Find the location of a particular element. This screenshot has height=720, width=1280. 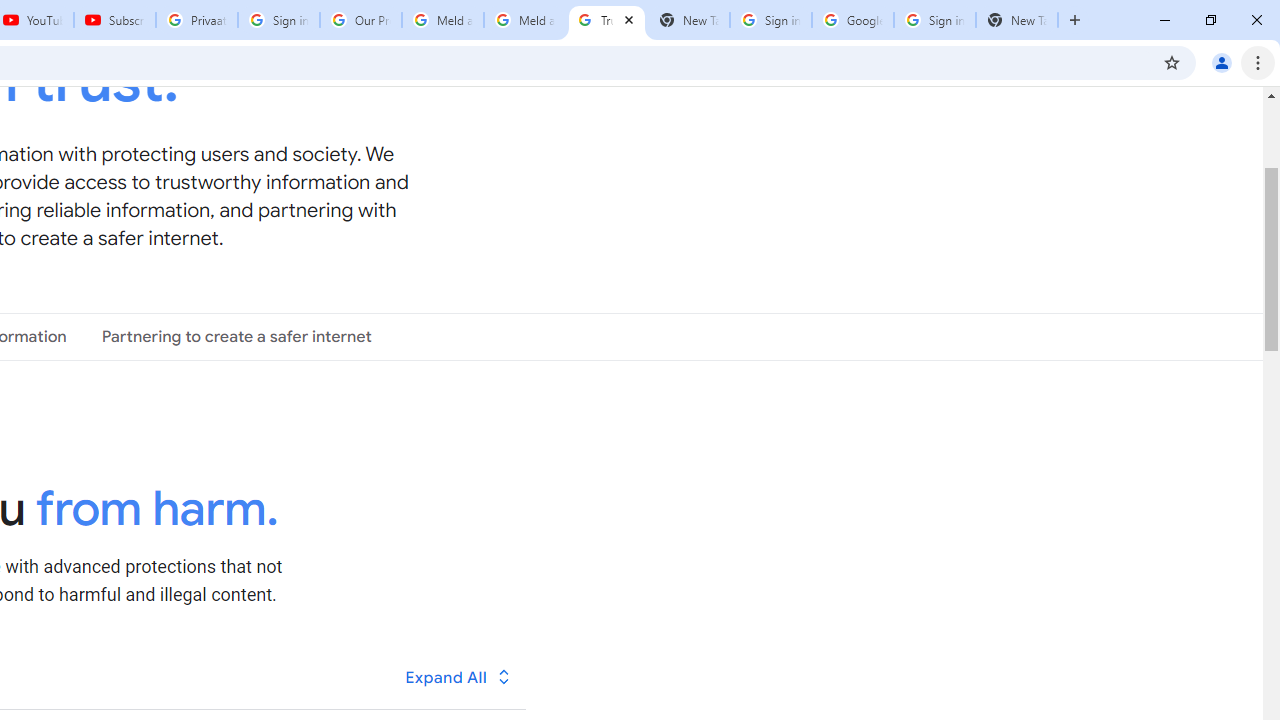

'Trusted Information and Content - Google Safety Center' is located at coordinates (605, 20).